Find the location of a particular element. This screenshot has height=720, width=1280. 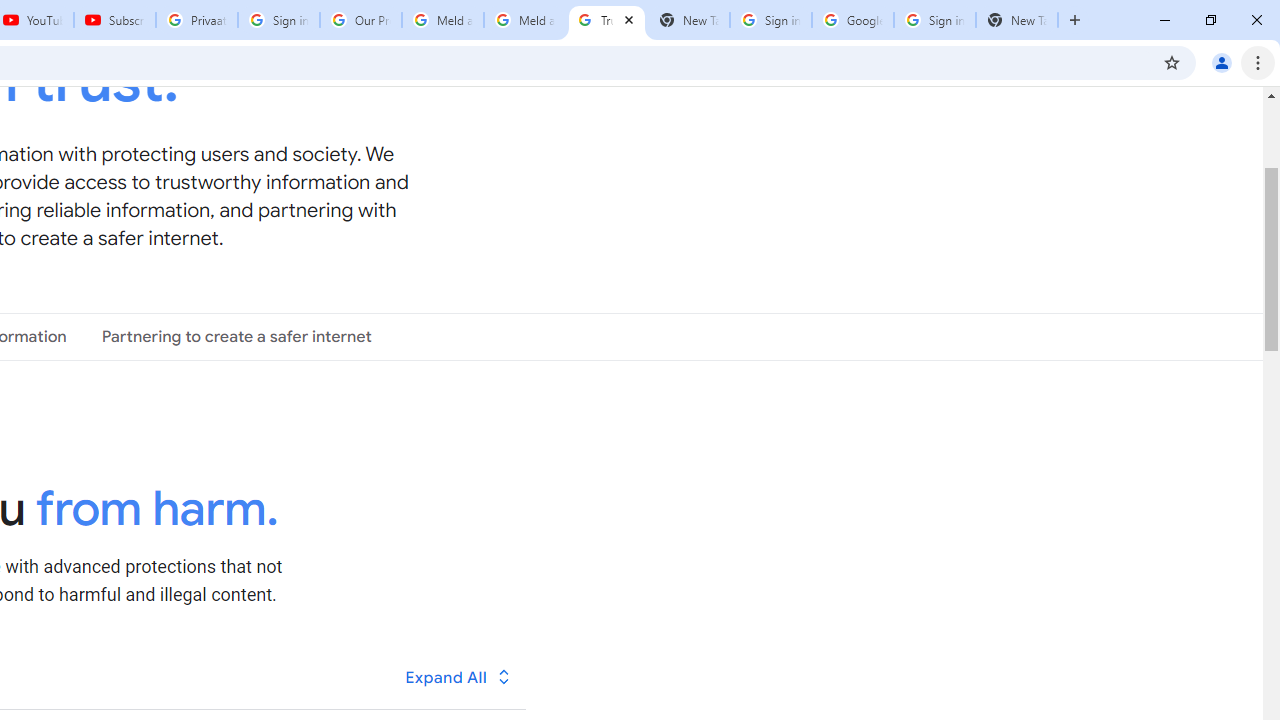

'Trusted Information and Content - Google Safety Center' is located at coordinates (605, 20).